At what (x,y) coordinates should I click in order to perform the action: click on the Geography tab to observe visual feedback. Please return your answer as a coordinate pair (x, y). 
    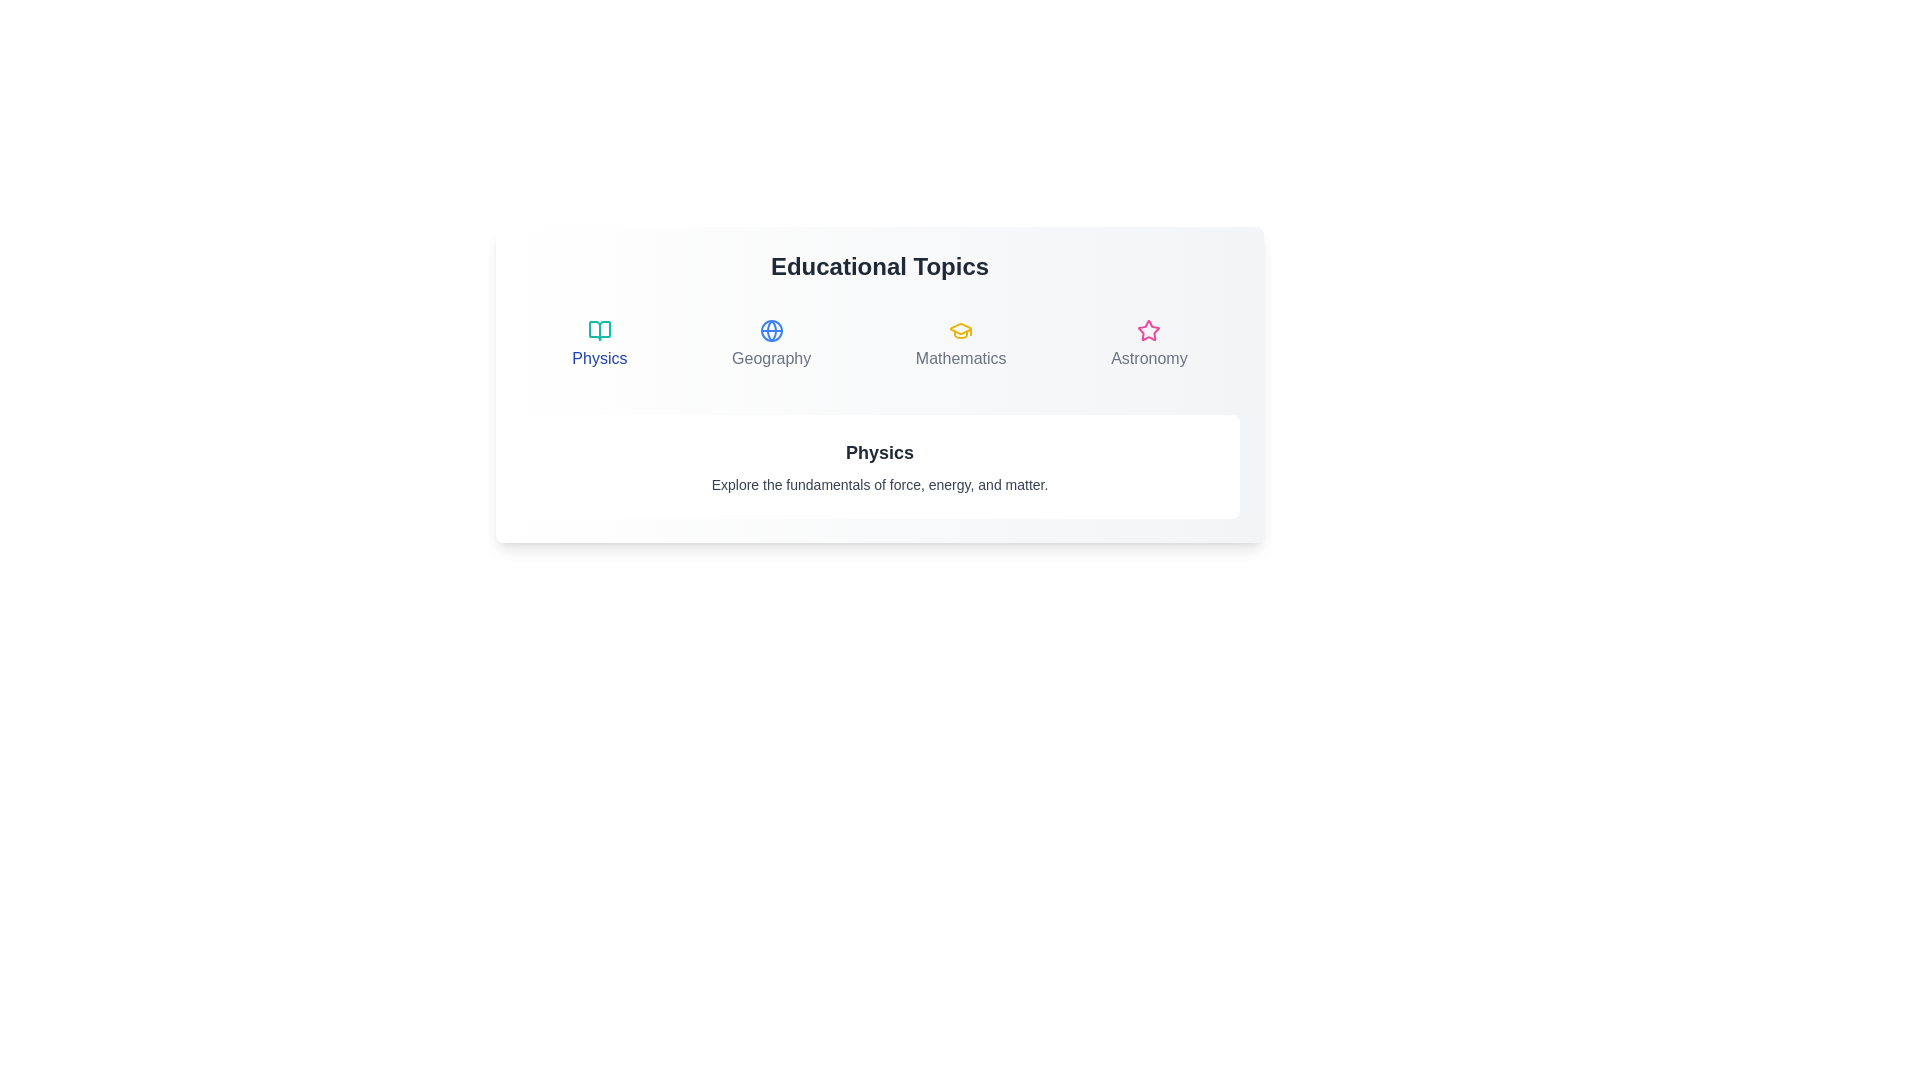
    Looking at the image, I should click on (770, 343).